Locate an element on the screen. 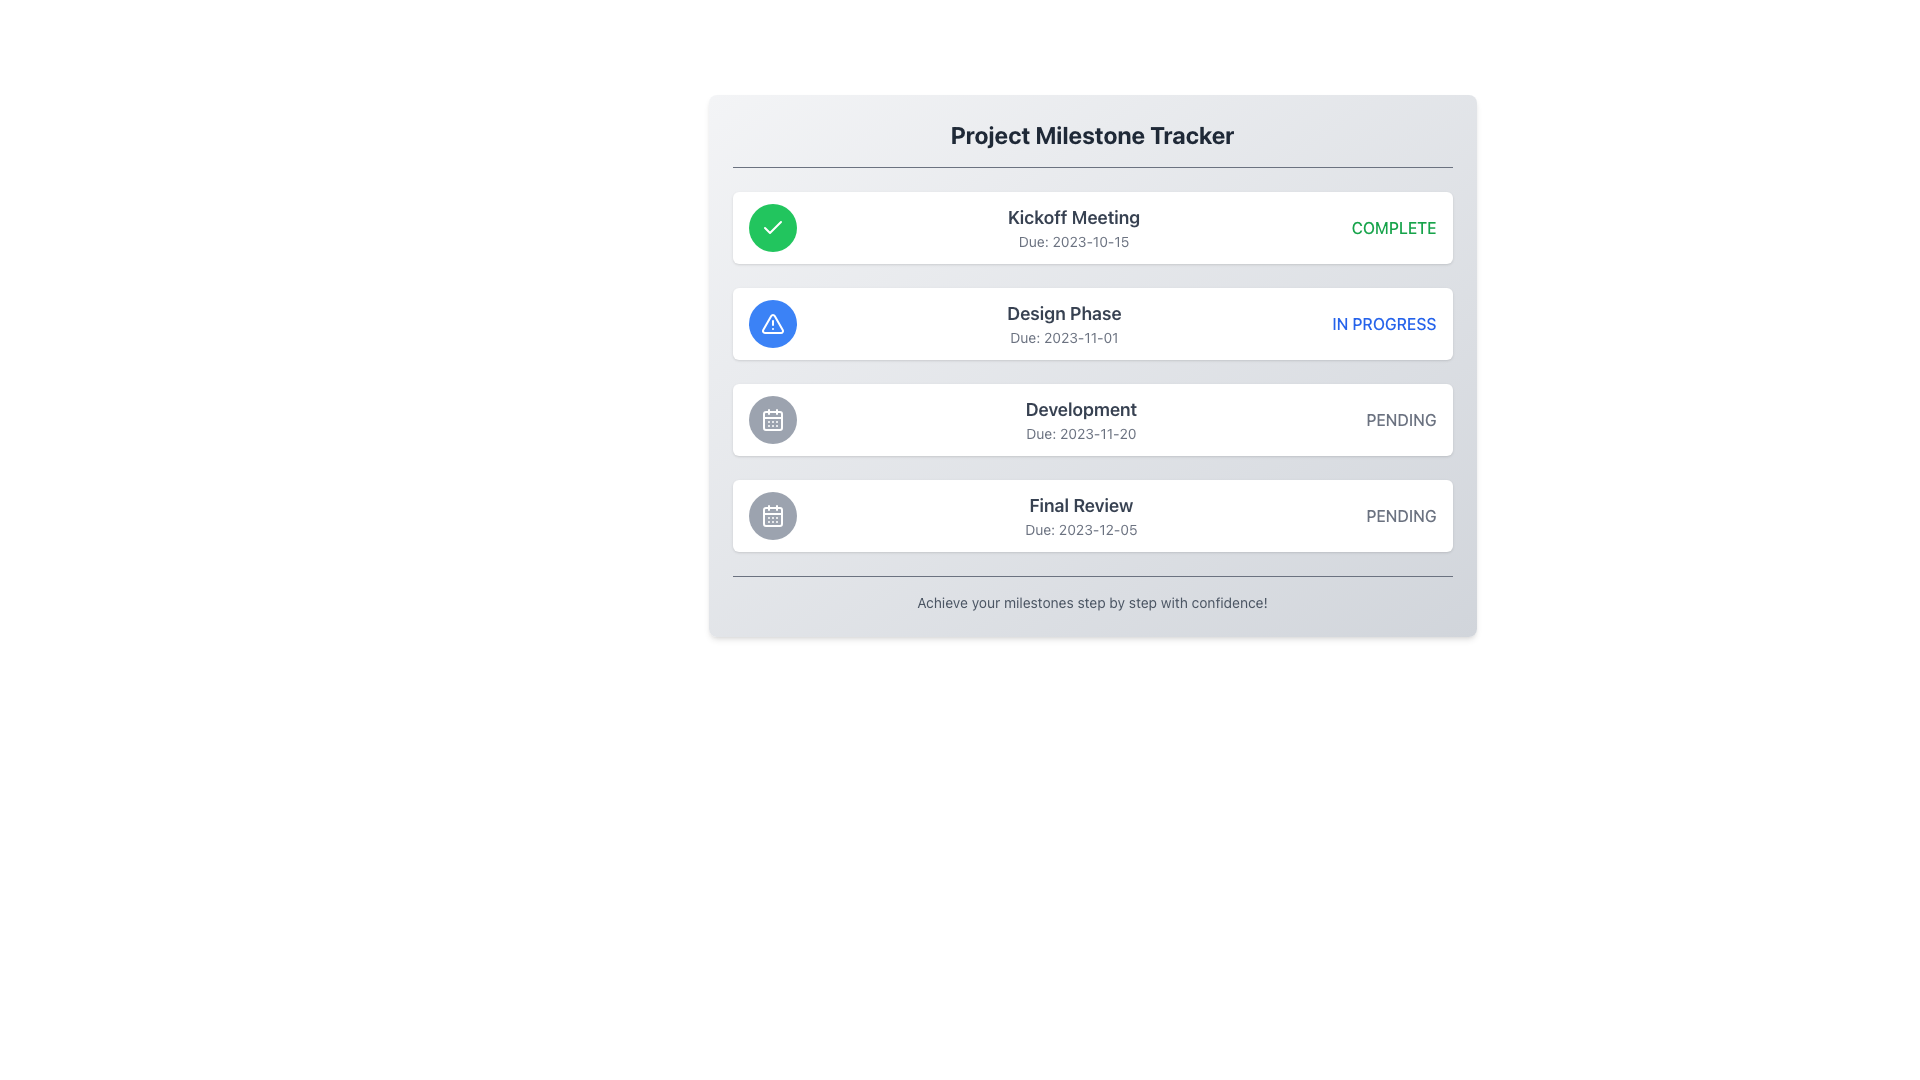 The image size is (1920, 1080). text for information from the Text Block that provides details about the 'Development' milestone, located in the third card of the vertical stack of milestone cards is located at coordinates (1080, 419).